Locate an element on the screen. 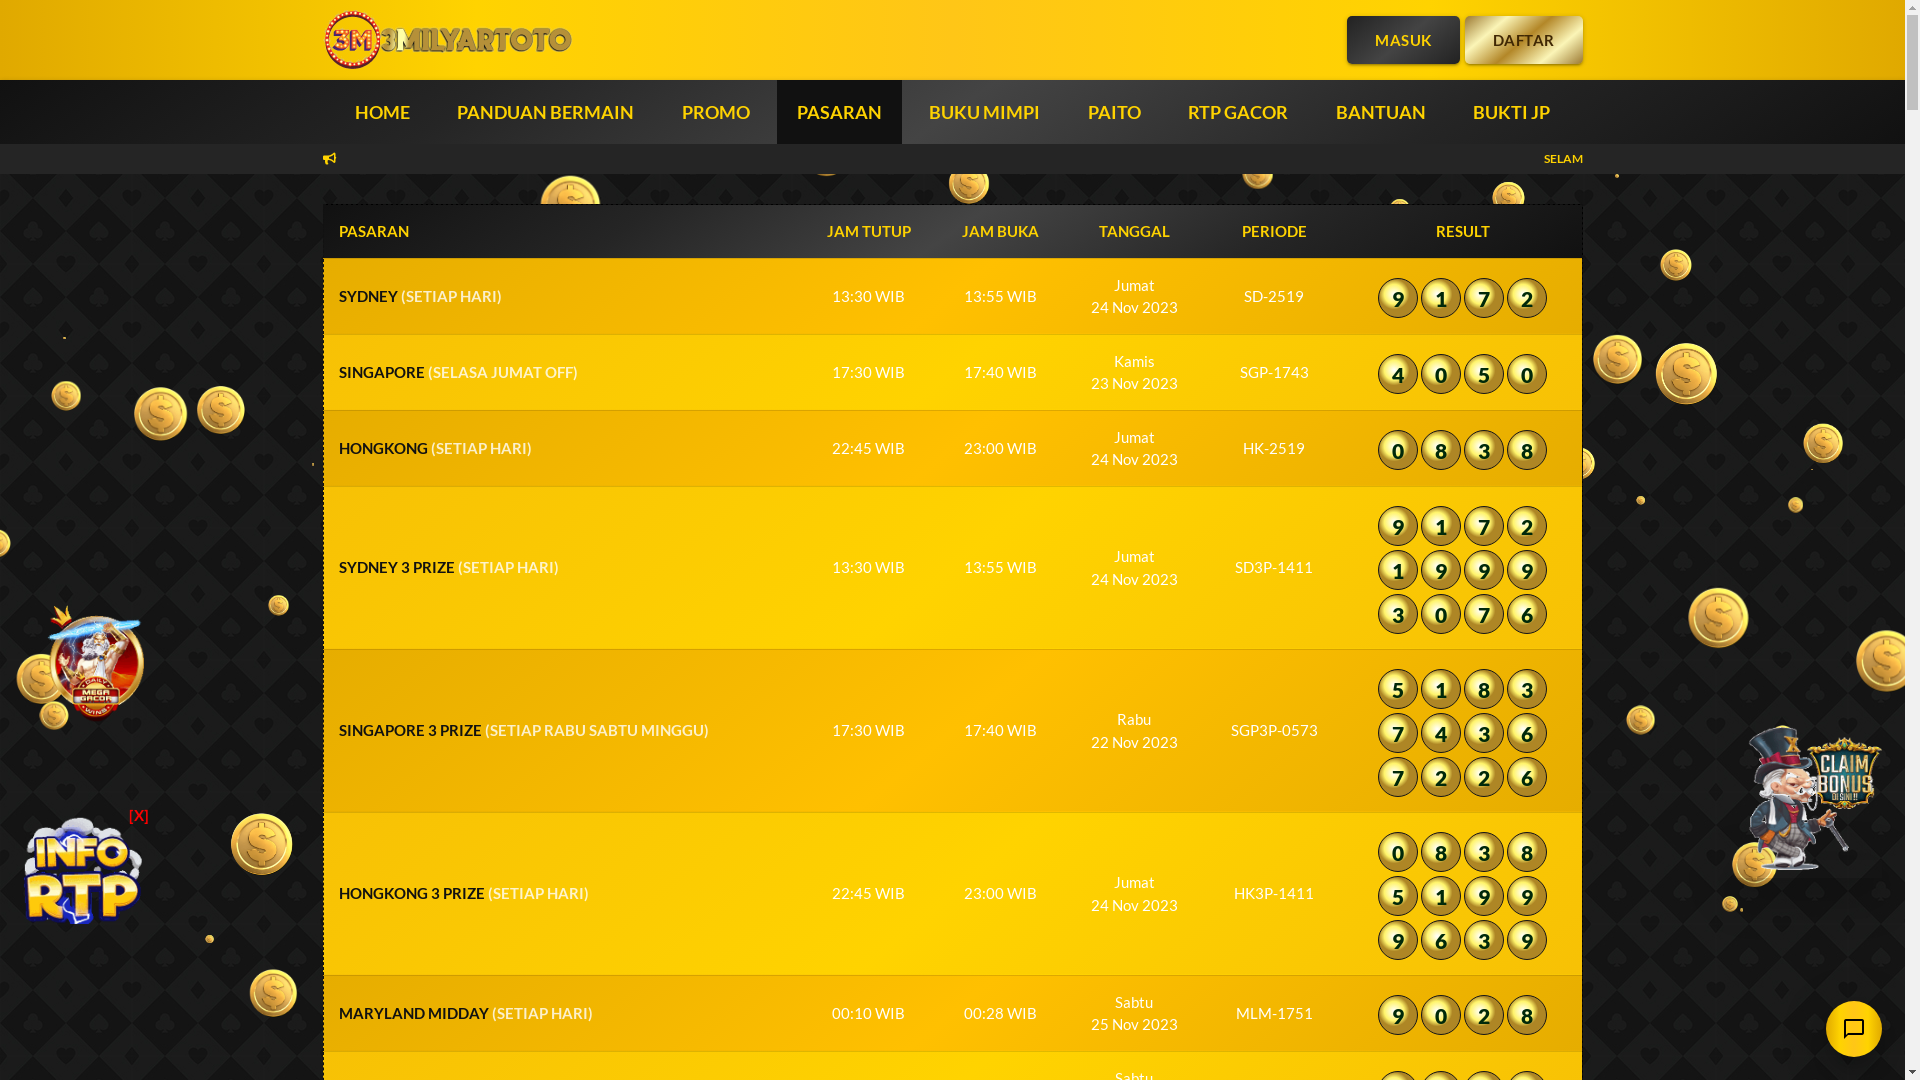  '5 1 8 3 is located at coordinates (1482, 735).